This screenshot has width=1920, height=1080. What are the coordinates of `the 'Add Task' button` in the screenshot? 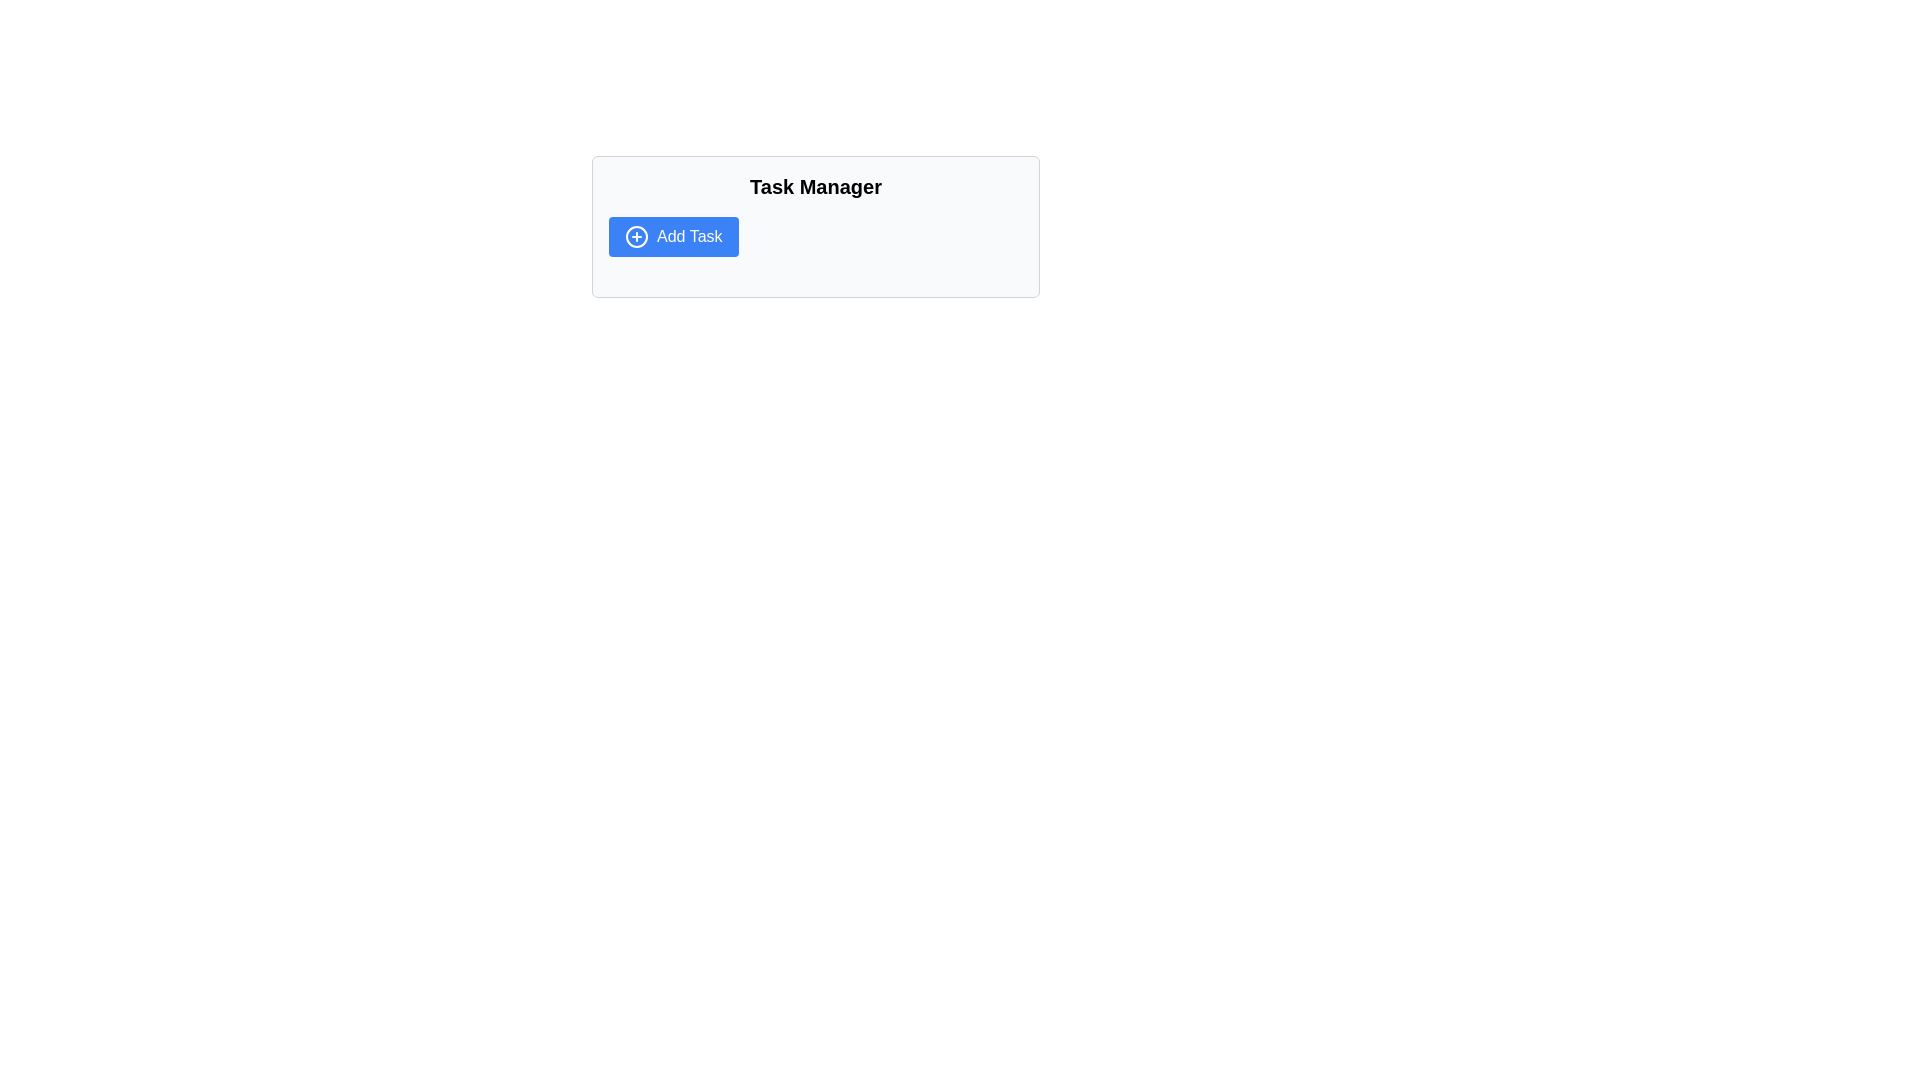 It's located at (673, 235).